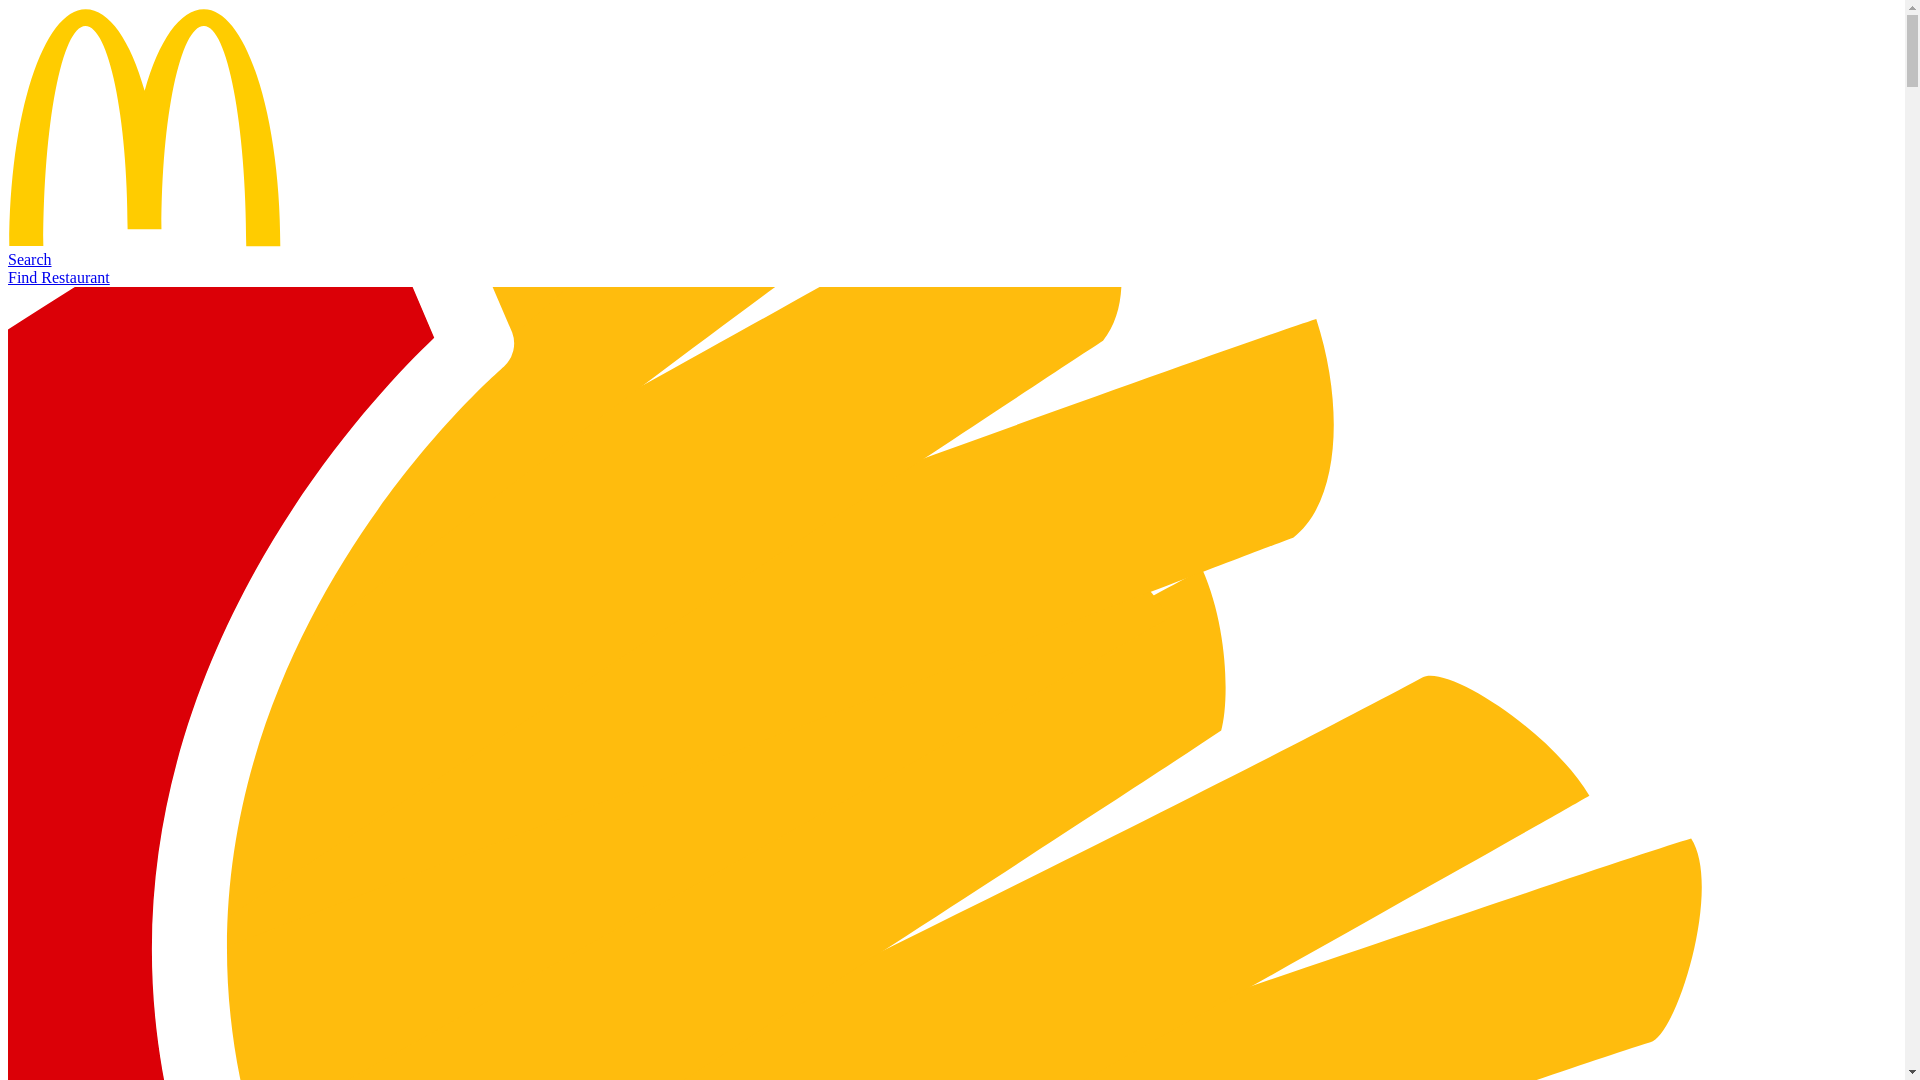 The width and height of the screenshot is (1920, 1080). I want to click on 'Find Restaurant', so click(58, 276).